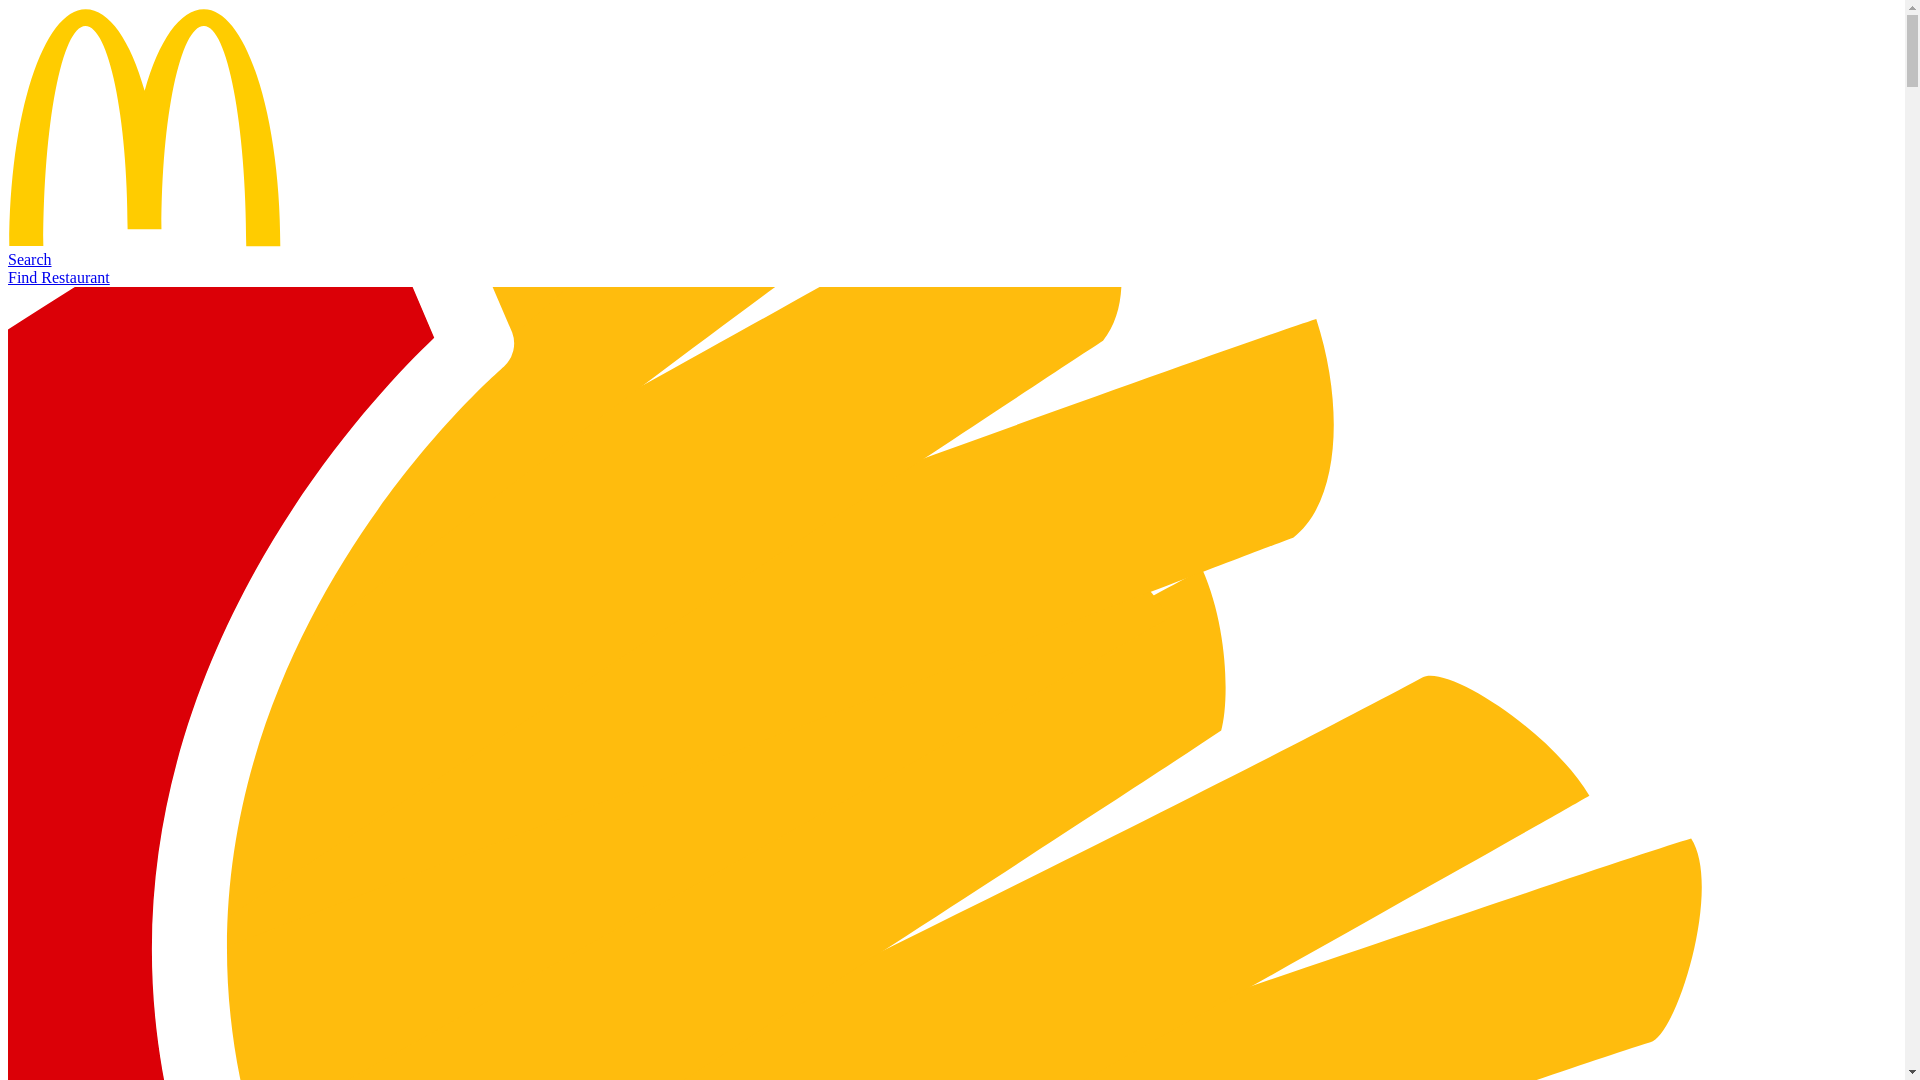 The width and height of the screenshot is (1920, 1080). I want to click on 'Find Restaurant', so click(58, 276).